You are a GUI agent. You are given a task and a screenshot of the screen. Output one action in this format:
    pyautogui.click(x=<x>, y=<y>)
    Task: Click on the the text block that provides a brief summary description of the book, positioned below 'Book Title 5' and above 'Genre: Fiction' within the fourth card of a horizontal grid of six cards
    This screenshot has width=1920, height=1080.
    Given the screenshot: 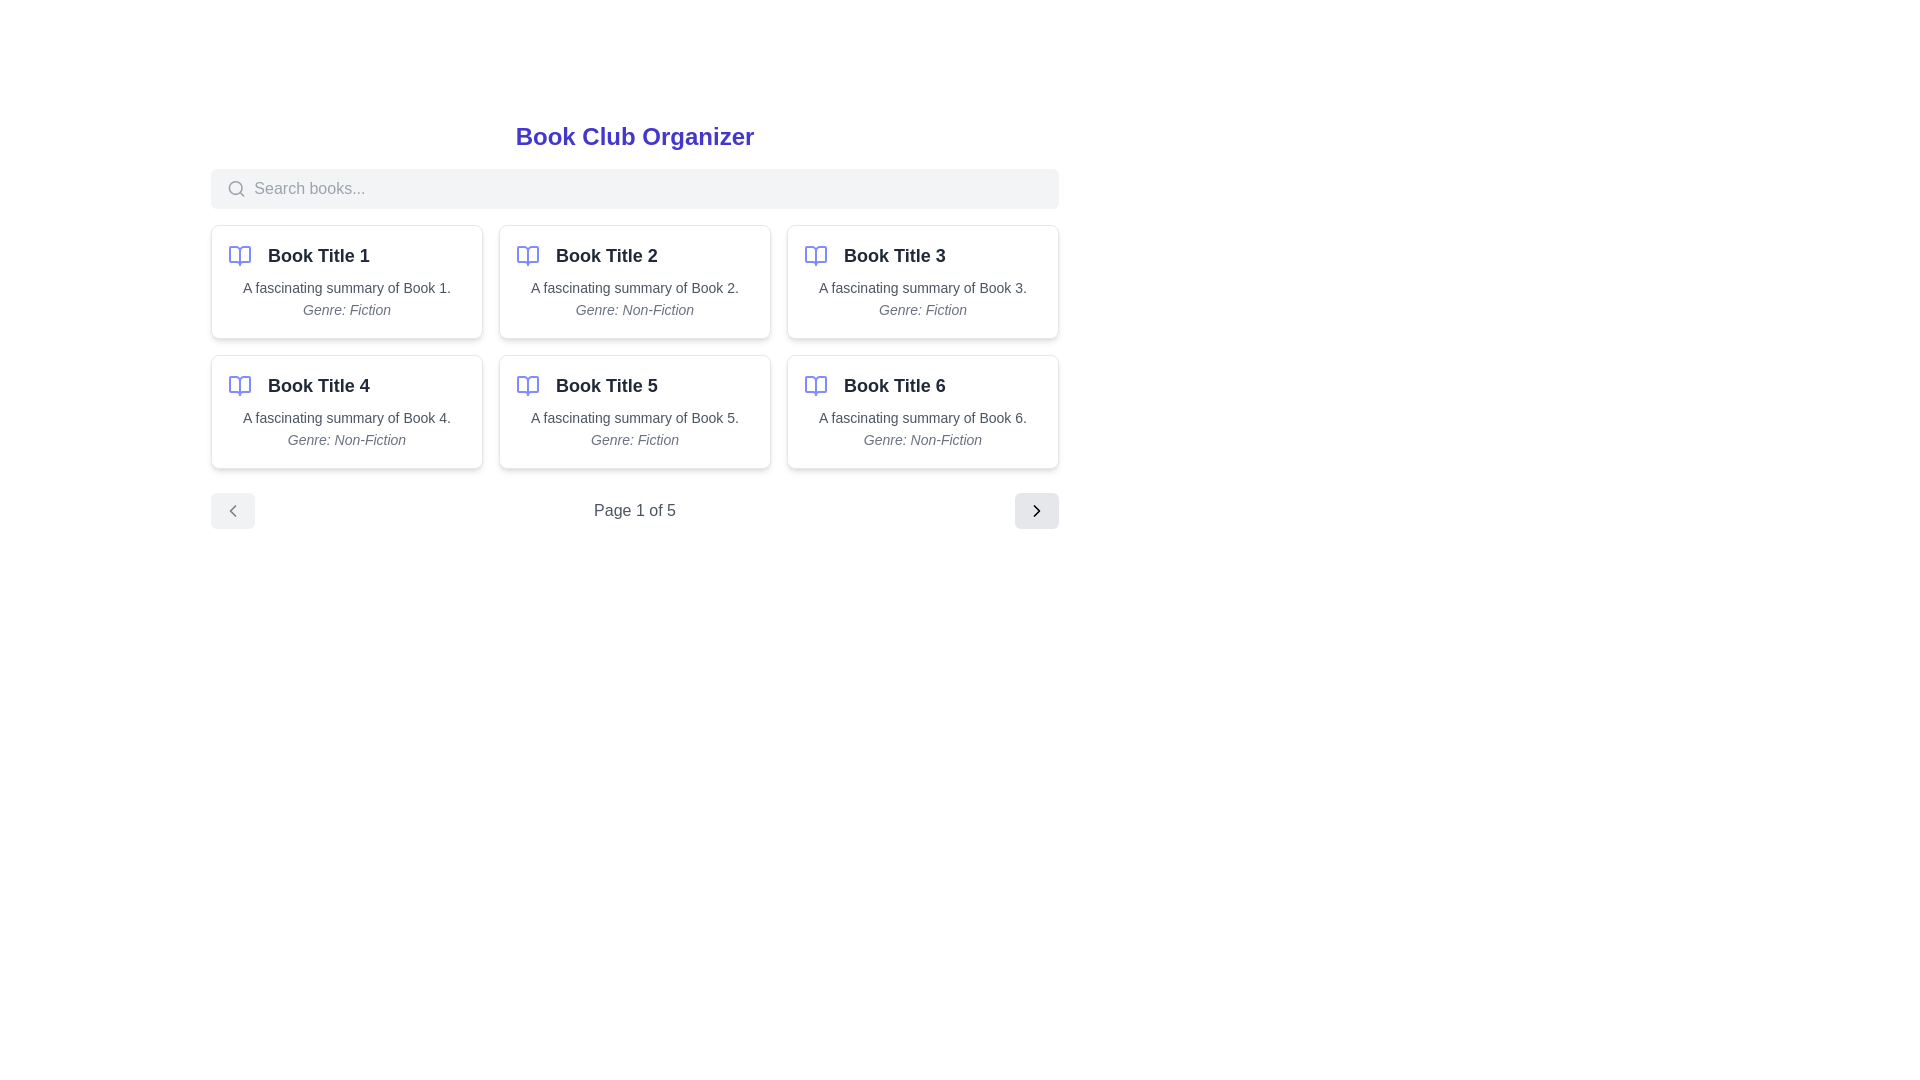 What is the action you would take?
    pyautogui.click(x=633, y=416)
    